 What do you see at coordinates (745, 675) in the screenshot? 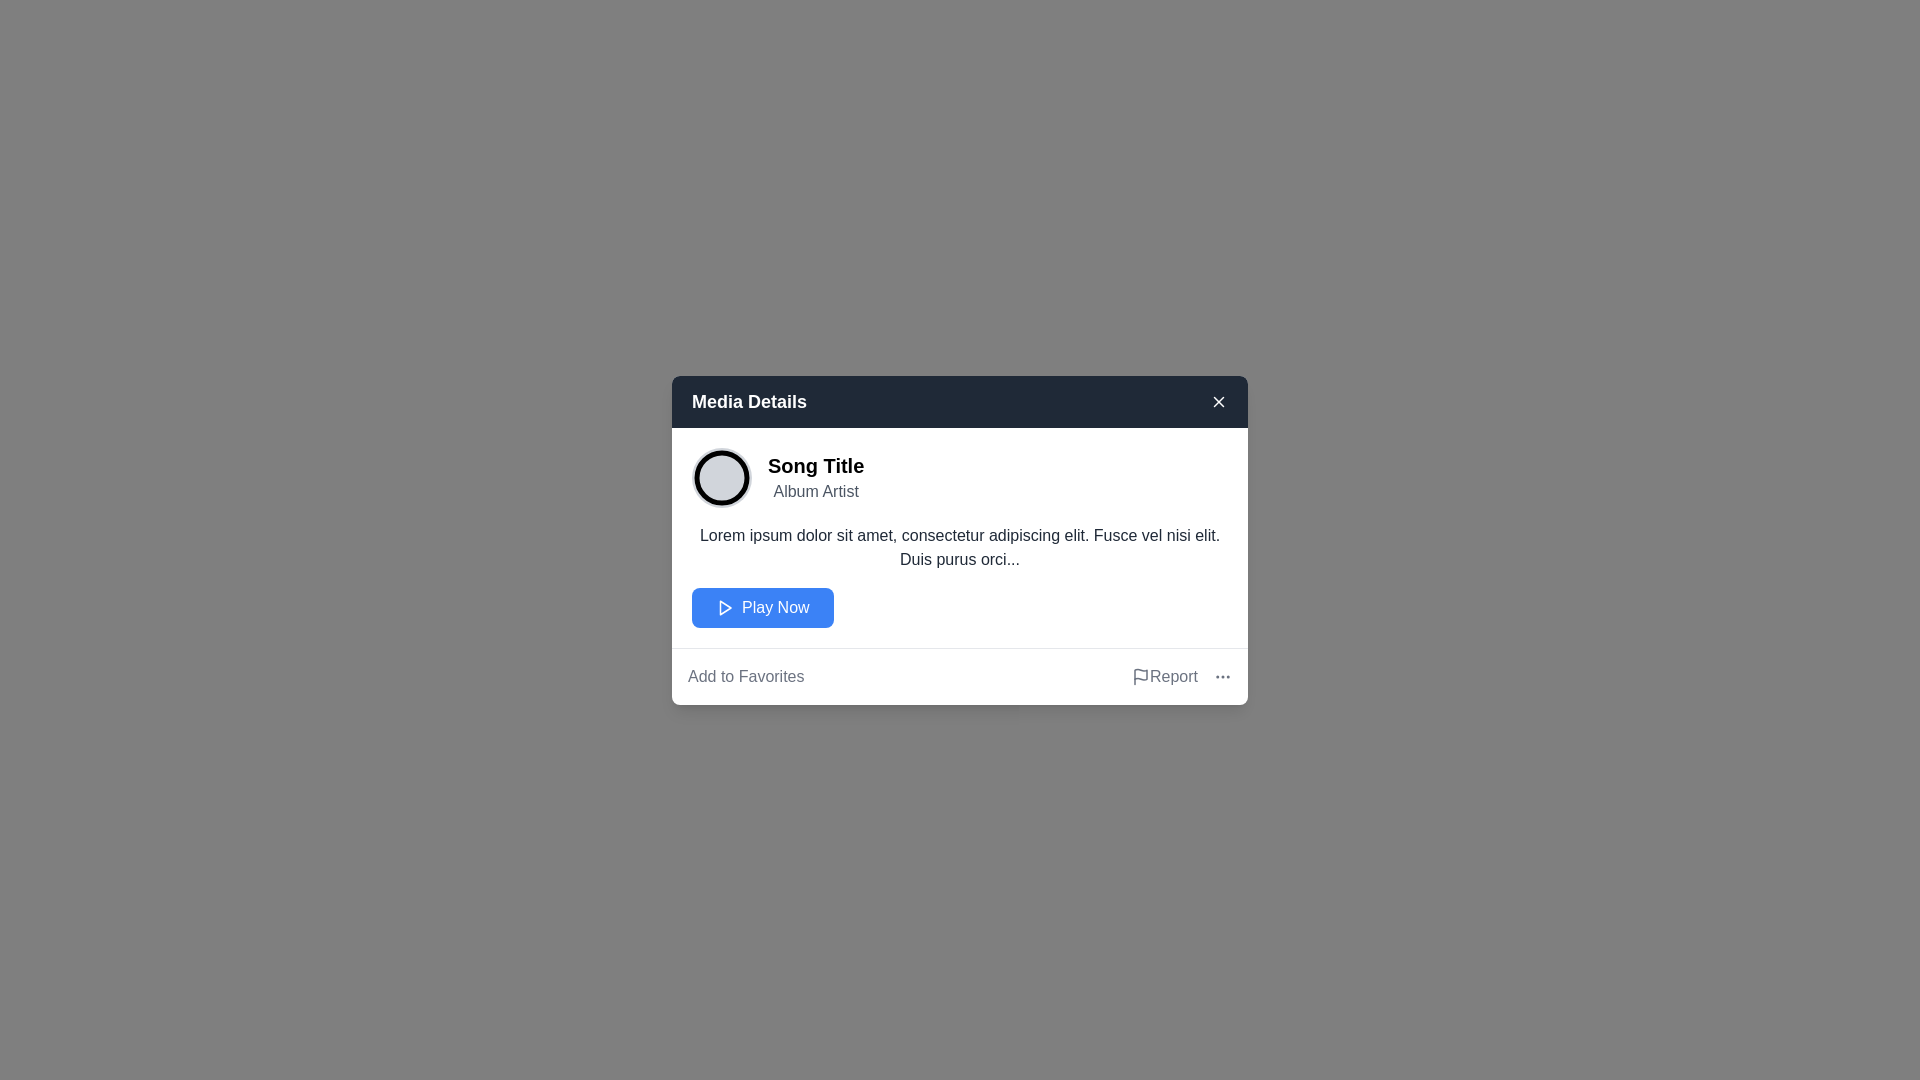
I see `the 'Link' button located at the bottom left corner of the modal dialog to change its color` at bounding box center [745, 675].